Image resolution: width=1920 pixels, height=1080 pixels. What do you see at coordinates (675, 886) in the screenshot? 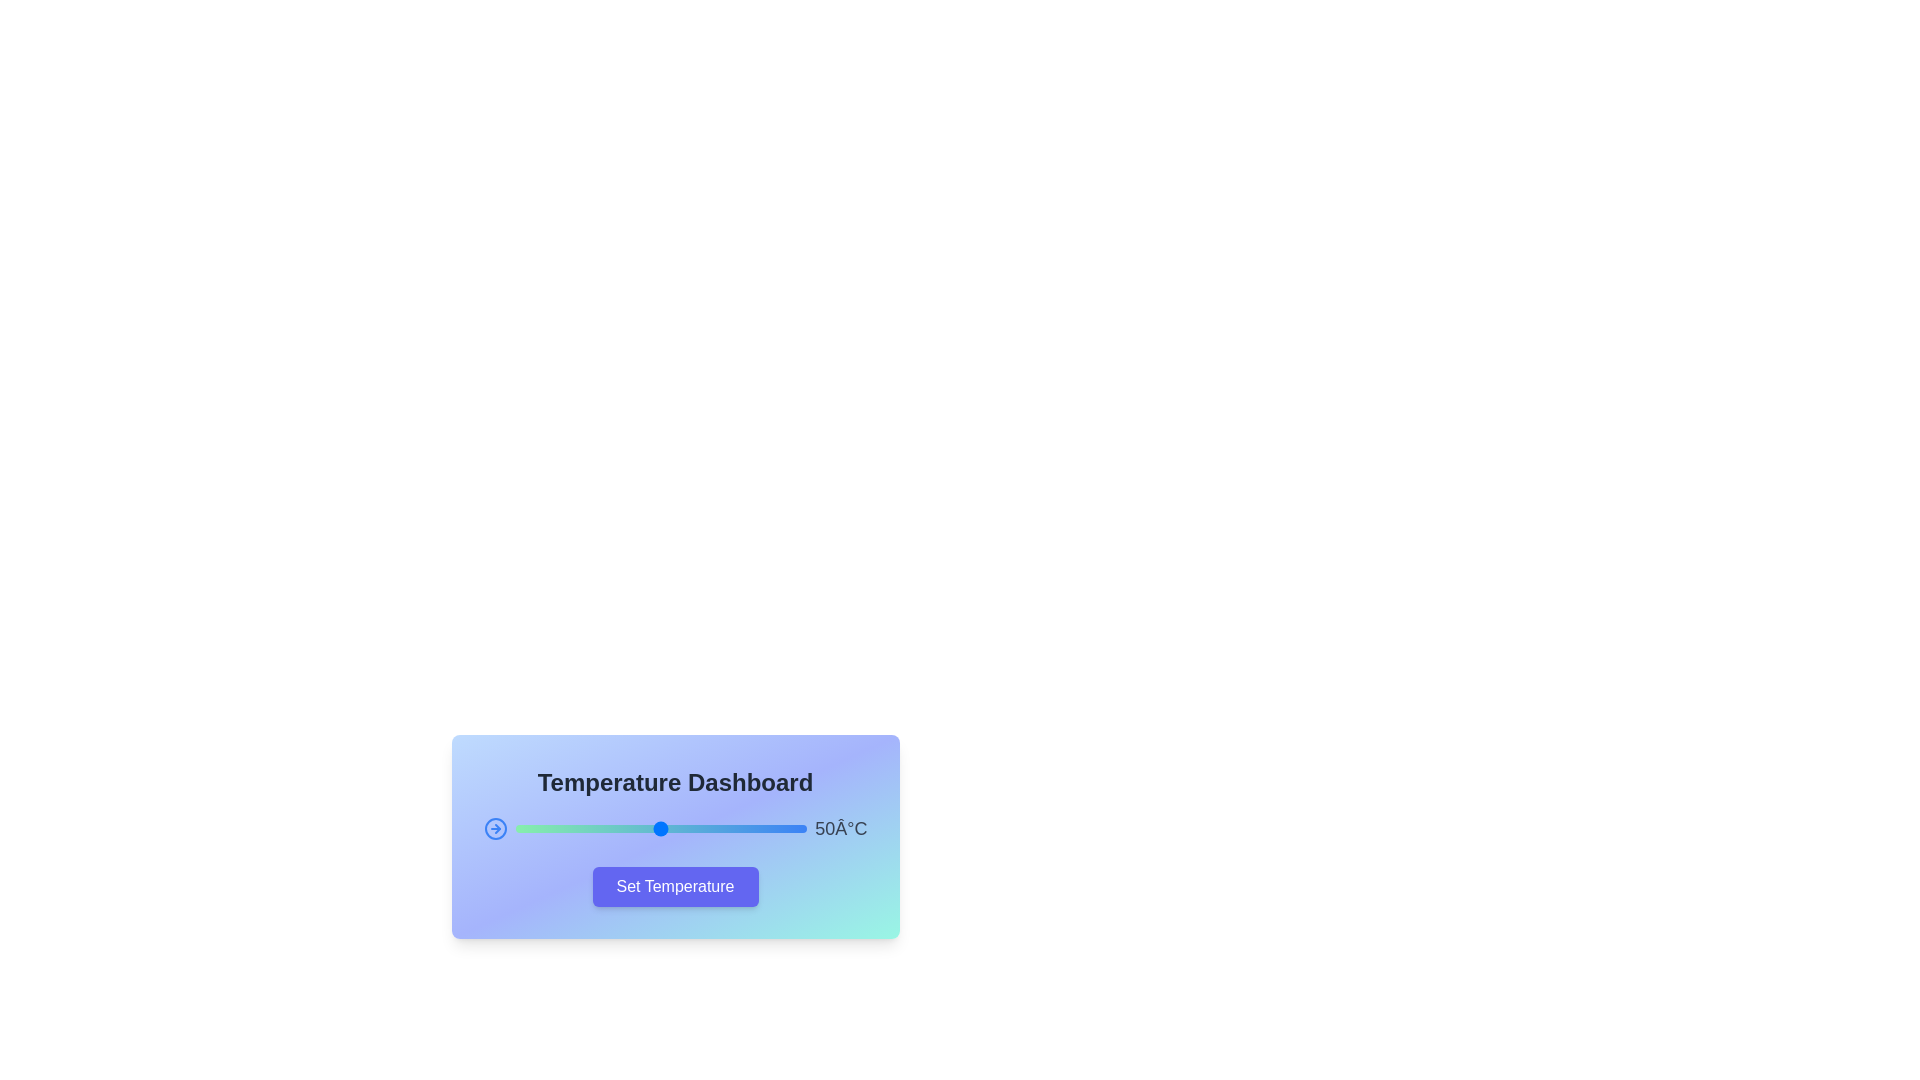
I see `'Set Temperature' button to confirm the selected temperature` at bounding box center [675, 886].